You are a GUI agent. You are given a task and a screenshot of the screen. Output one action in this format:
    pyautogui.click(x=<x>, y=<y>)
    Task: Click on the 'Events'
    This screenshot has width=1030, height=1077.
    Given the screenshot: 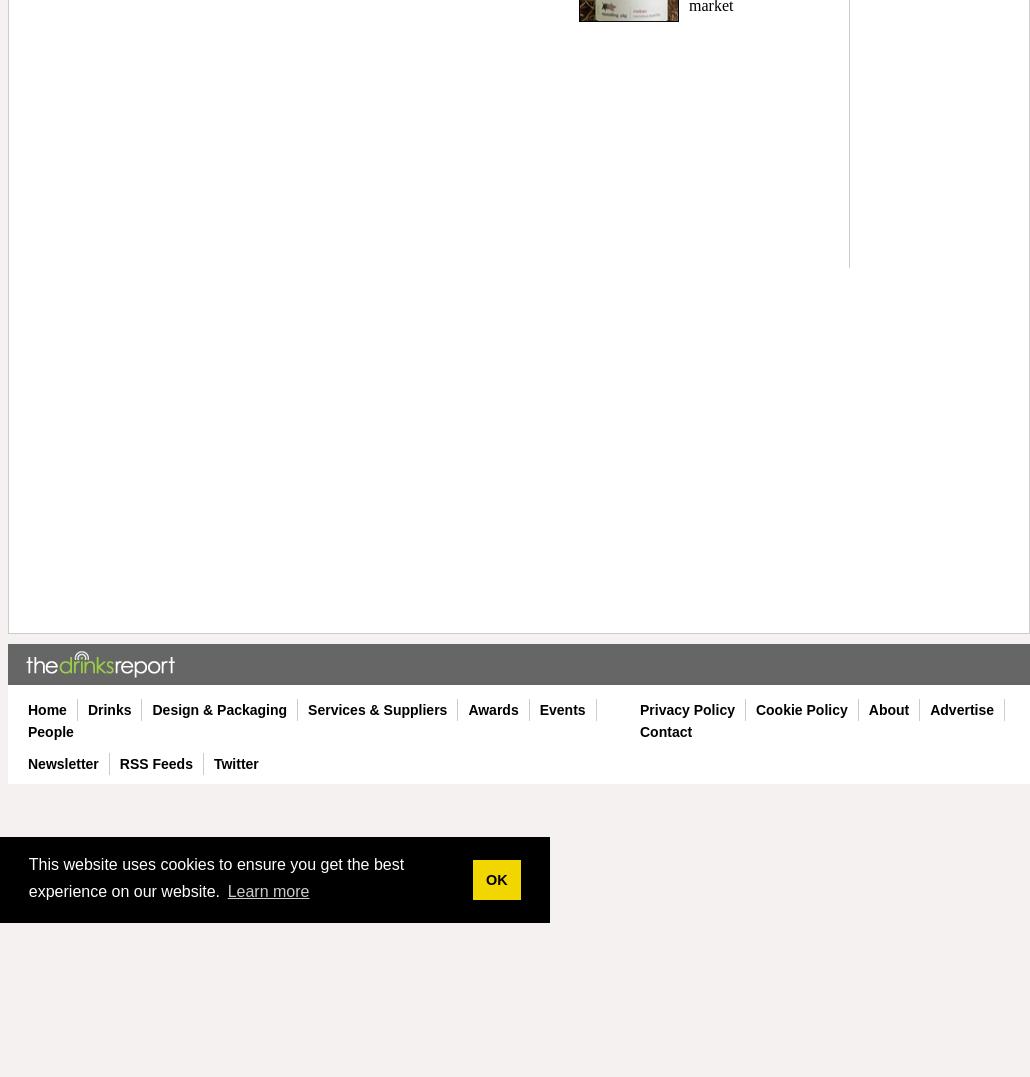 What is the action you would take?
    pyautogui.click(x=538, y=709)
    